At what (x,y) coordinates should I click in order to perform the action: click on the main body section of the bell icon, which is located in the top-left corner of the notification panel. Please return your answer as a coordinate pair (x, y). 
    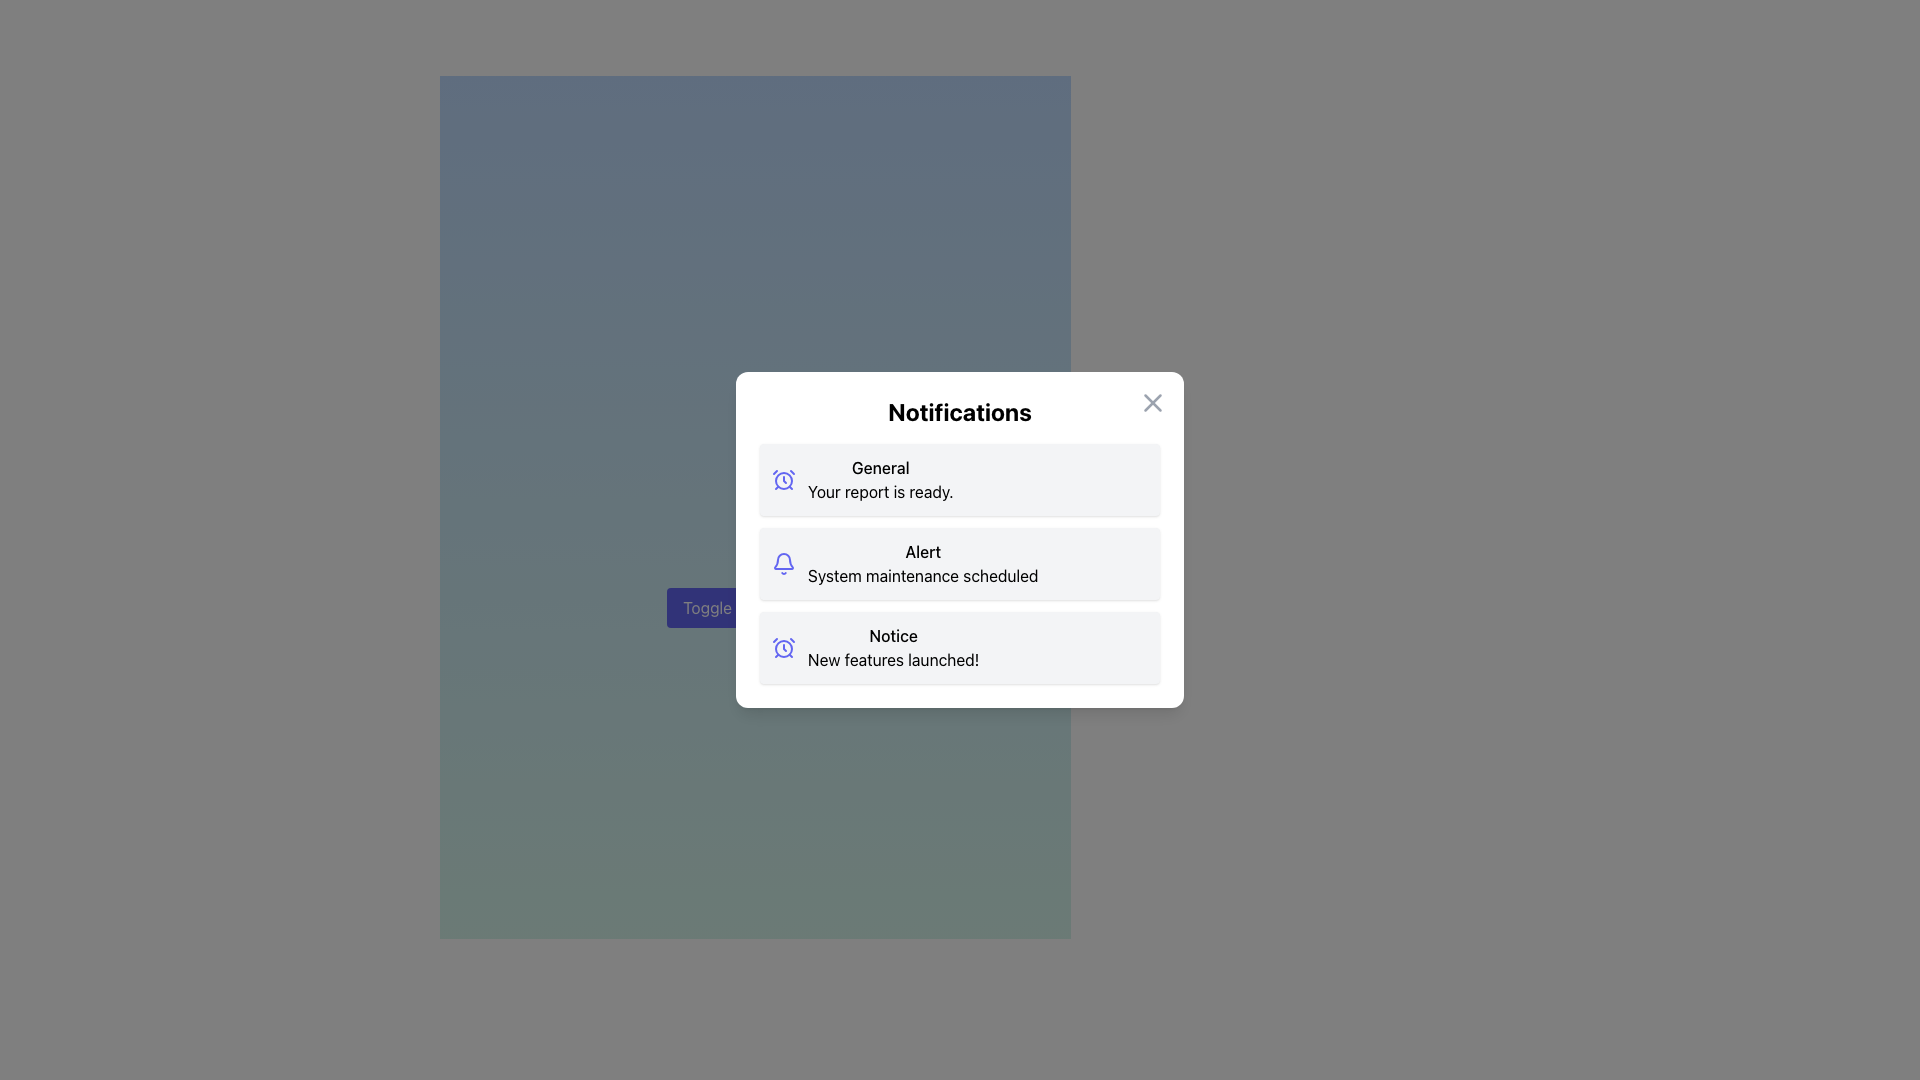
    Looking at the image, I should click on (782, 561).